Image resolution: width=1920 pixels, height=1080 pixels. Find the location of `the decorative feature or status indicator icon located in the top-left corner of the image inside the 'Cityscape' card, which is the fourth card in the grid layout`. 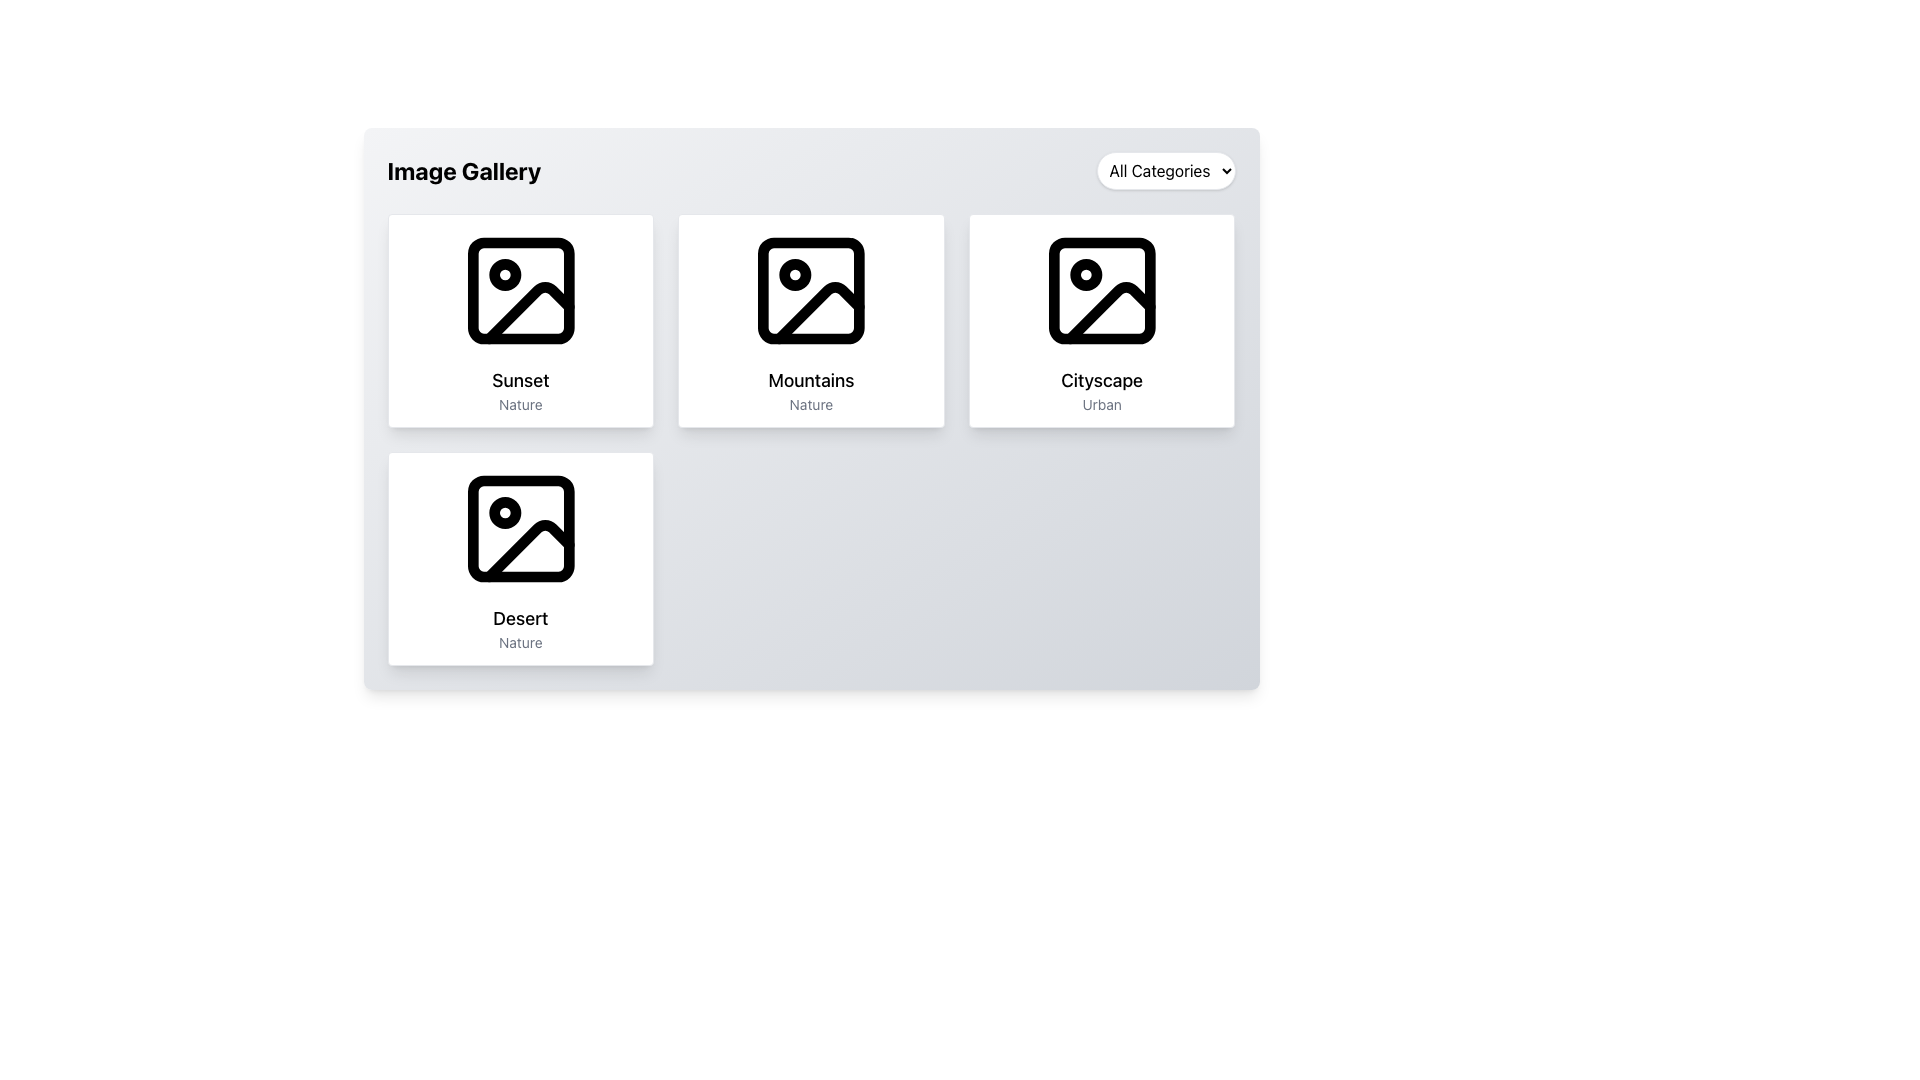

the decorative feature or status indicator icon located in the top-left corner of the image inside the 'Cityscape' card, which is the fourth card in the grid layout is located at coordinates (1085, 274).